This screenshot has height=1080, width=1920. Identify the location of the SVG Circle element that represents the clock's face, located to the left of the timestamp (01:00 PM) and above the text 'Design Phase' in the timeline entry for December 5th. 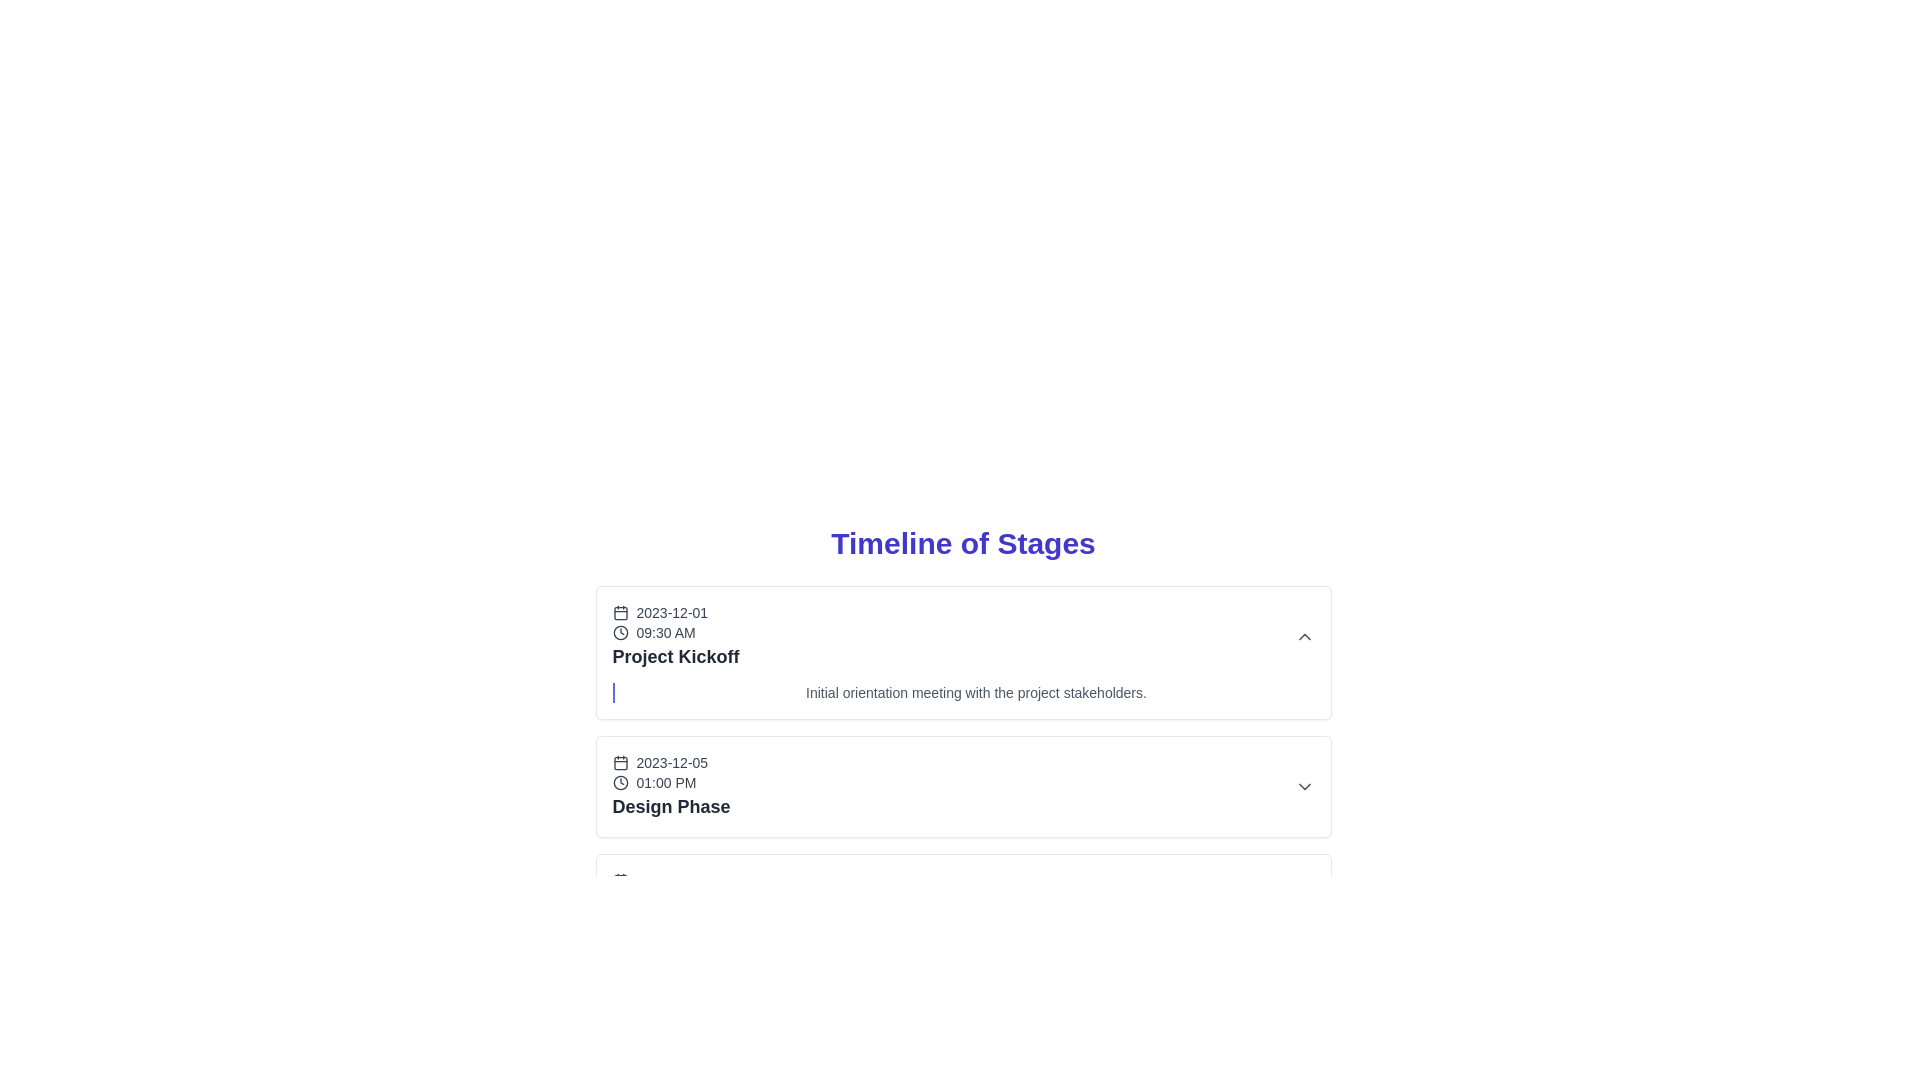
(619, 782).